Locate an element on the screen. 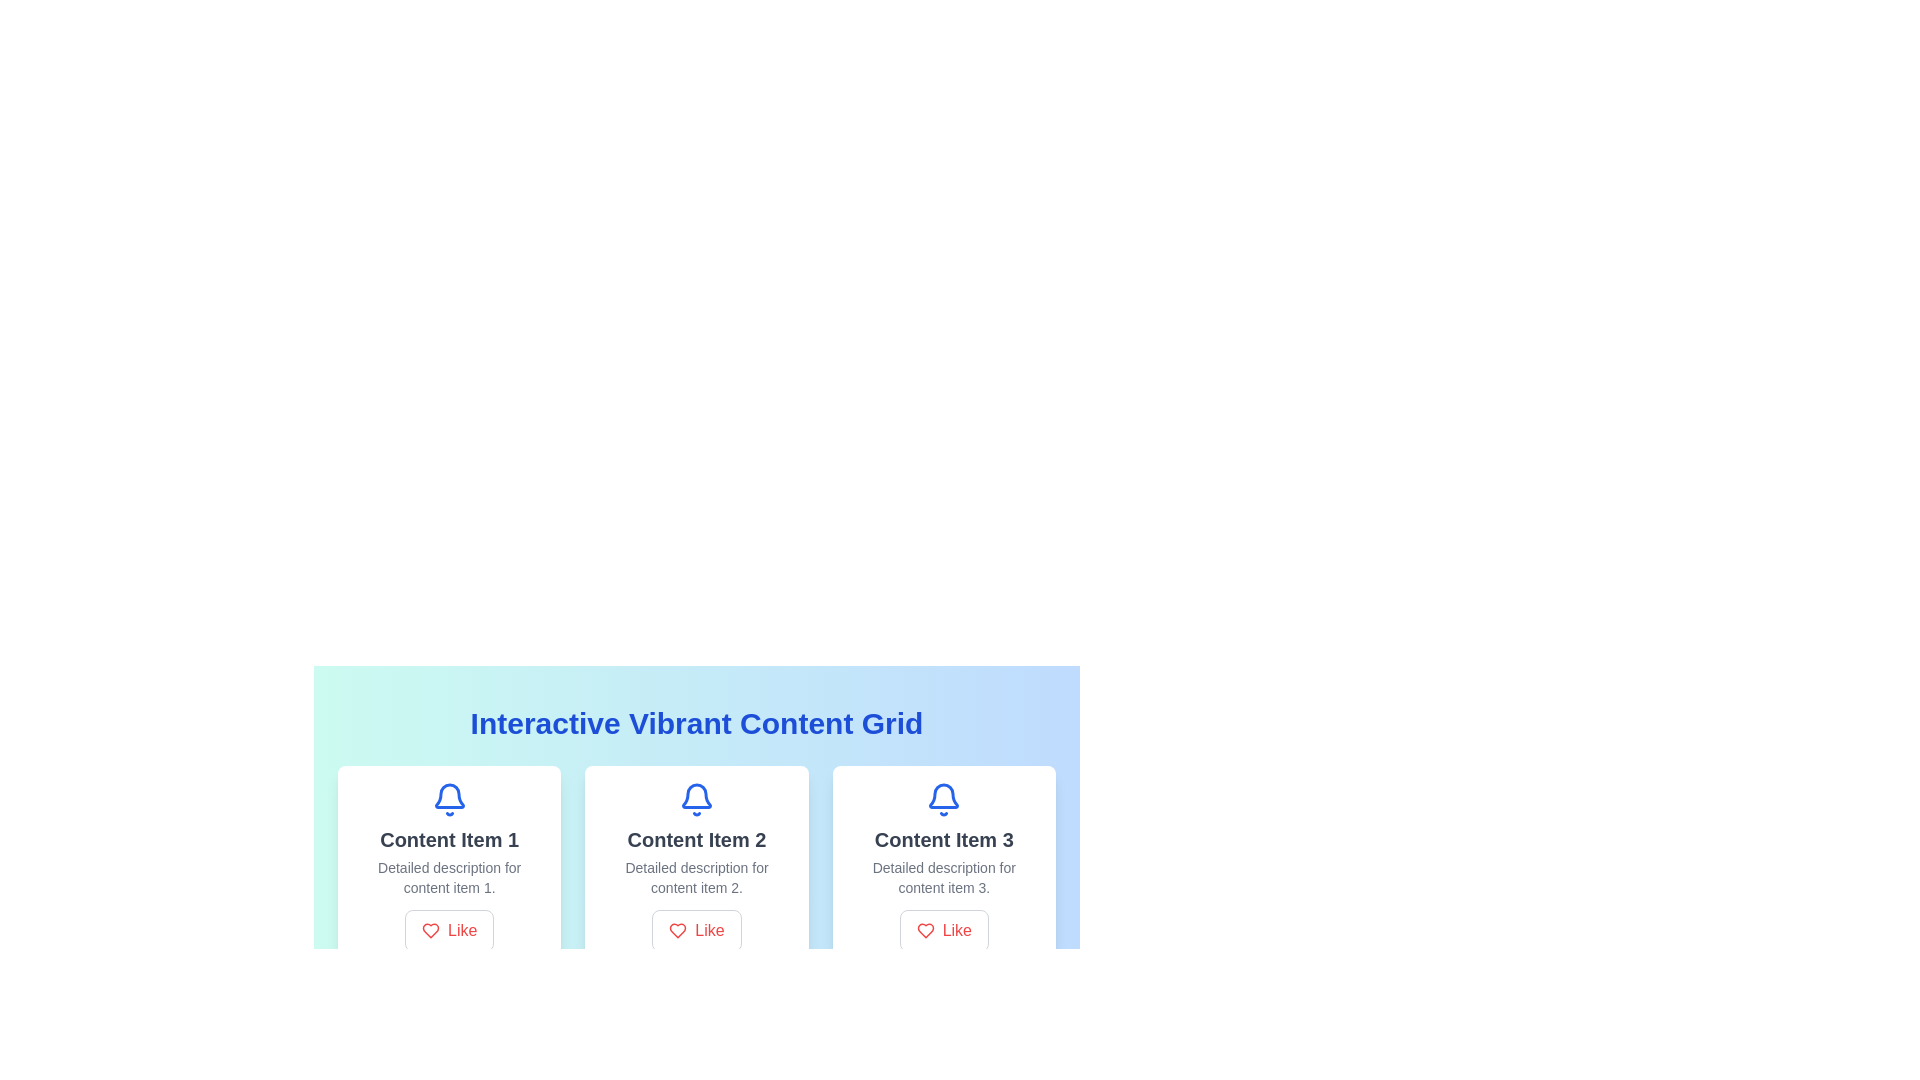  the Text header displaying 'Interactive Vibrant Content Grid' in bold, large-sized, centered, blue font against a gradient background is located at coordinates (696, 724).